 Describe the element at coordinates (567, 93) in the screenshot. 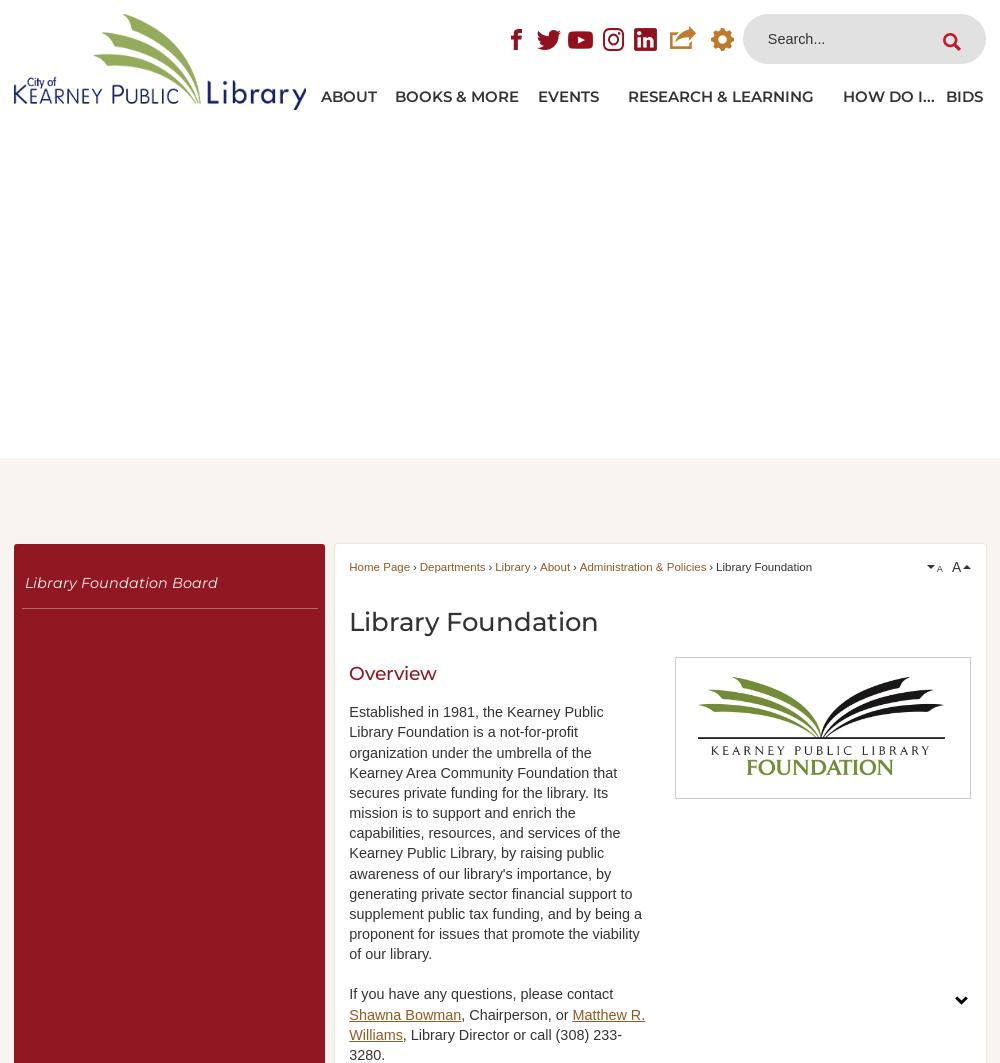

I see `'Events'` at that location.